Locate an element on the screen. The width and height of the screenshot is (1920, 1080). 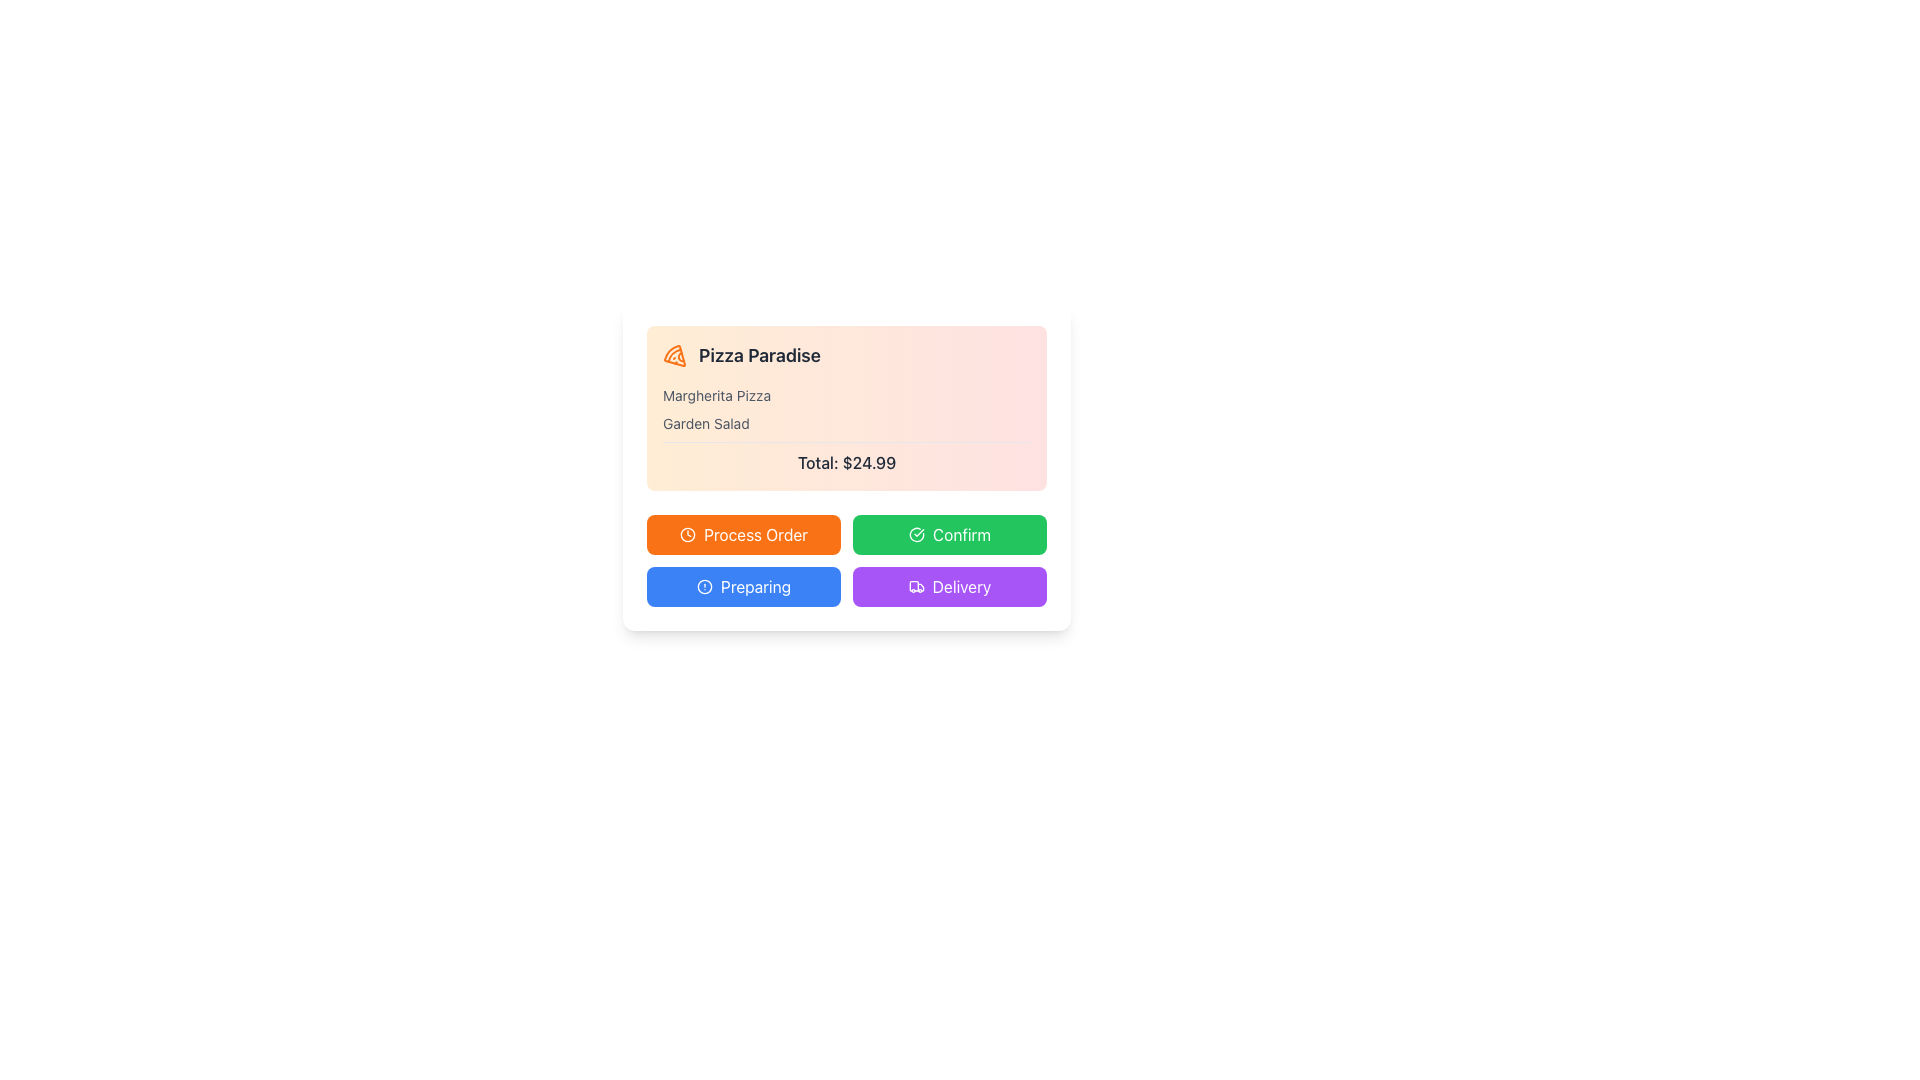
the SVG circle element that serves as the background structure of the clock icon located to the left of the text 'Pizza Paradise' is located at coordinates (688, 534).